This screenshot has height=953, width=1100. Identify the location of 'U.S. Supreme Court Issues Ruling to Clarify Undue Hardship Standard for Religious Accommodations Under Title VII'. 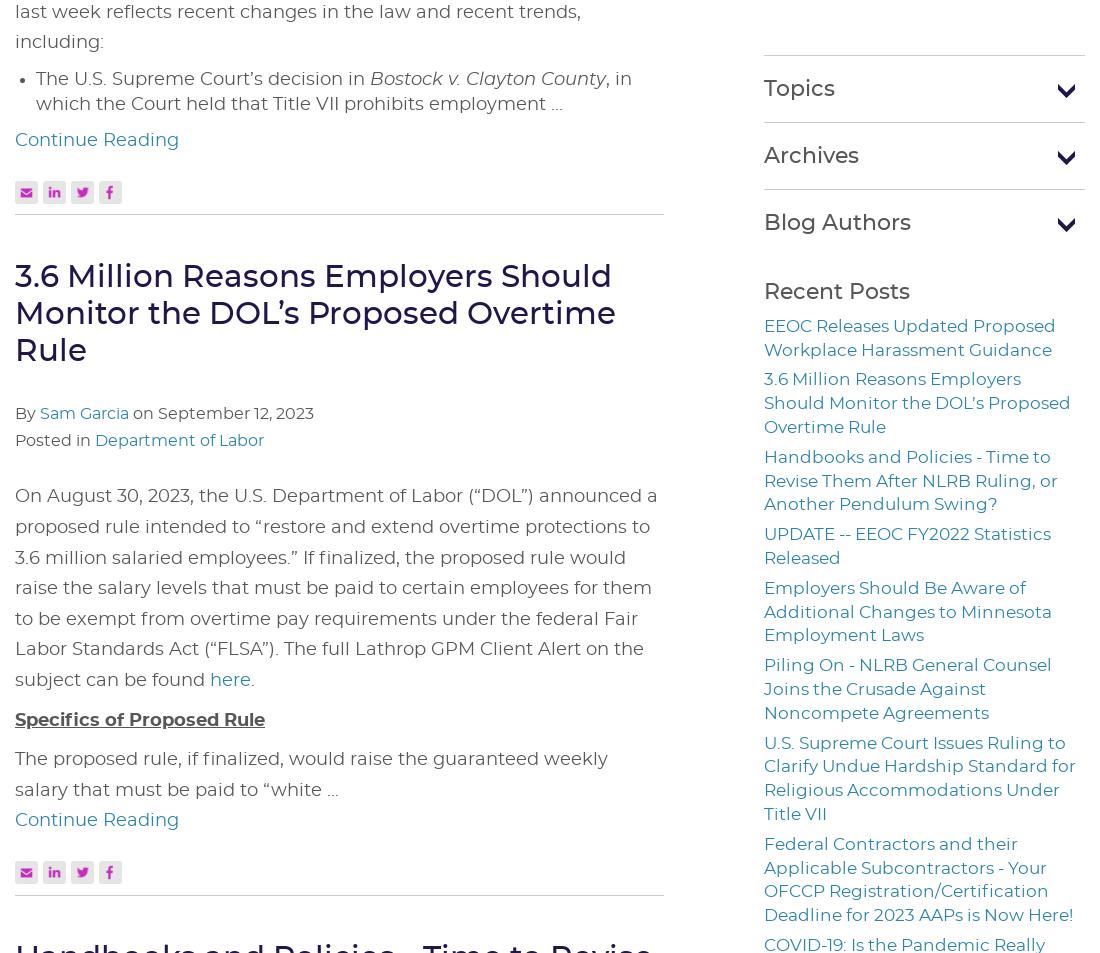
(920, 778).